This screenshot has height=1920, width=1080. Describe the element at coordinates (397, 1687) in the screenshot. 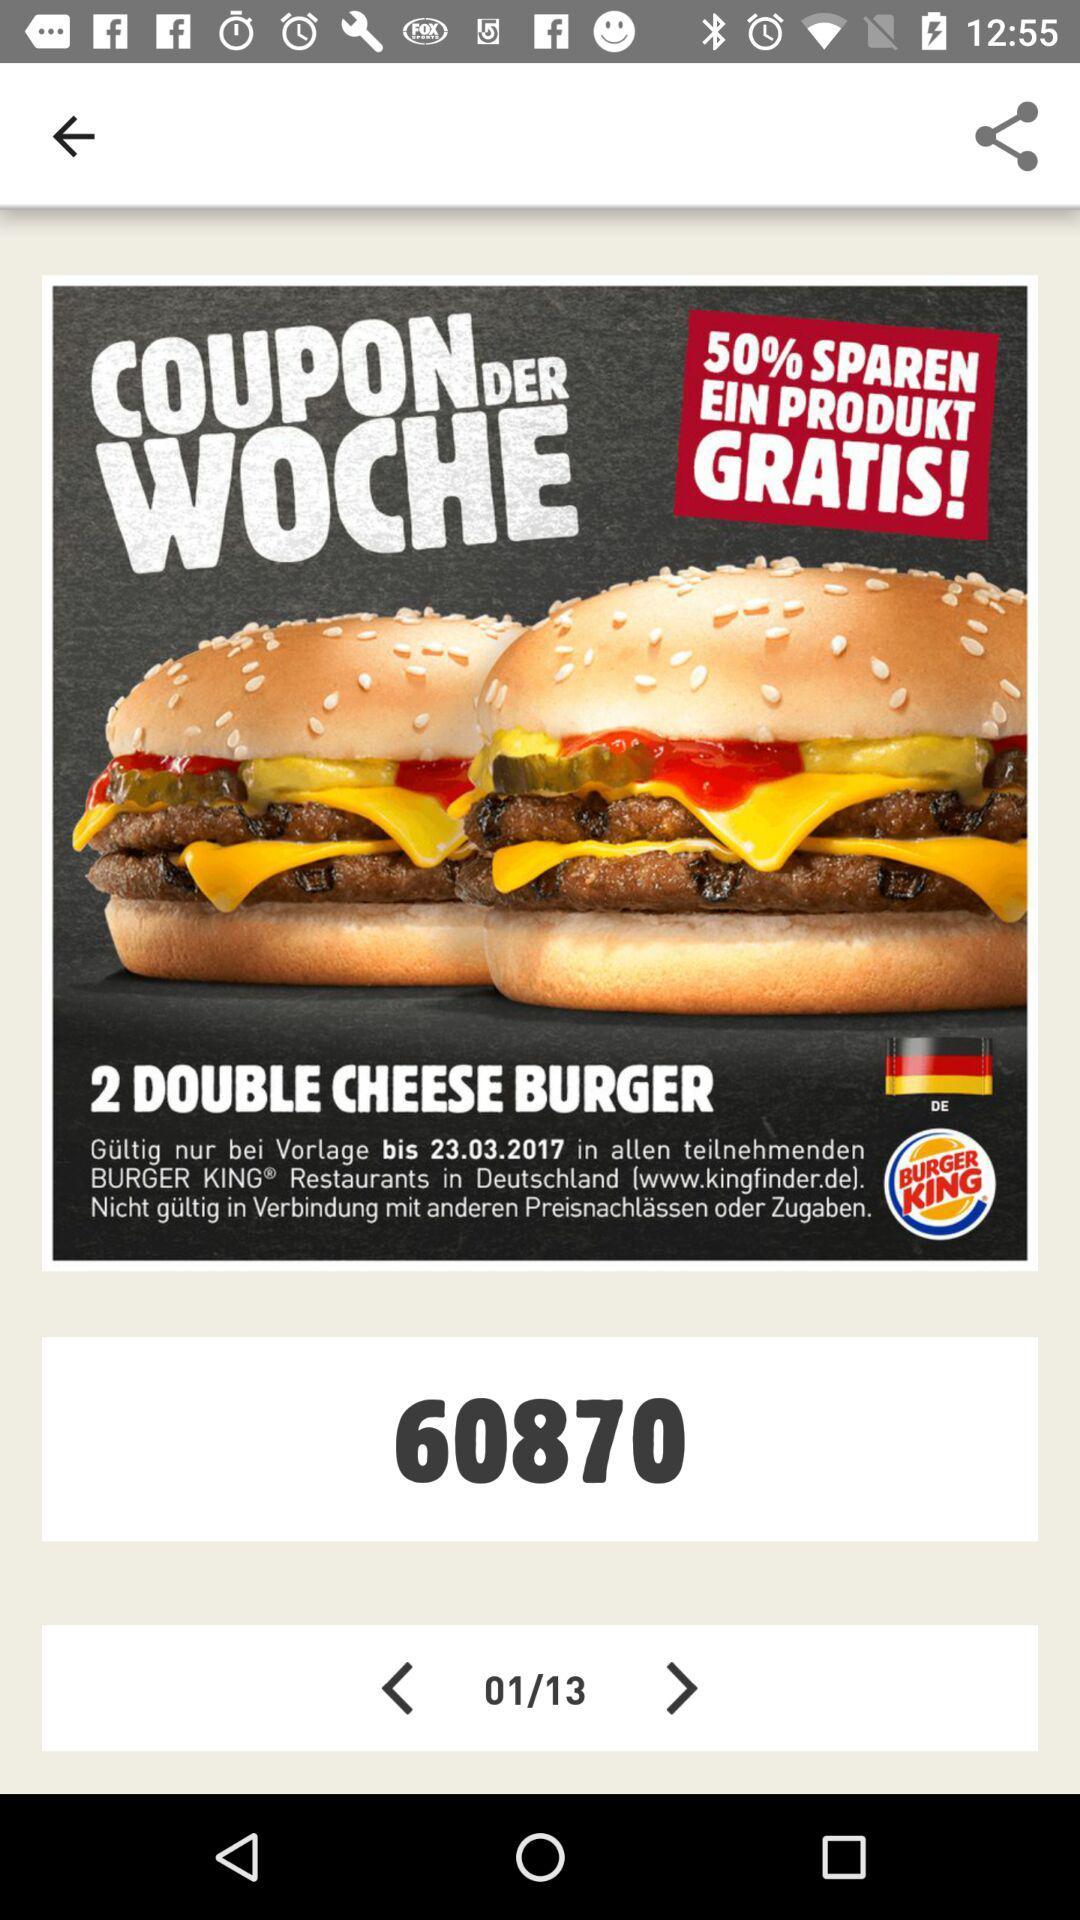

I see `the arrow_backward icon` at that location.